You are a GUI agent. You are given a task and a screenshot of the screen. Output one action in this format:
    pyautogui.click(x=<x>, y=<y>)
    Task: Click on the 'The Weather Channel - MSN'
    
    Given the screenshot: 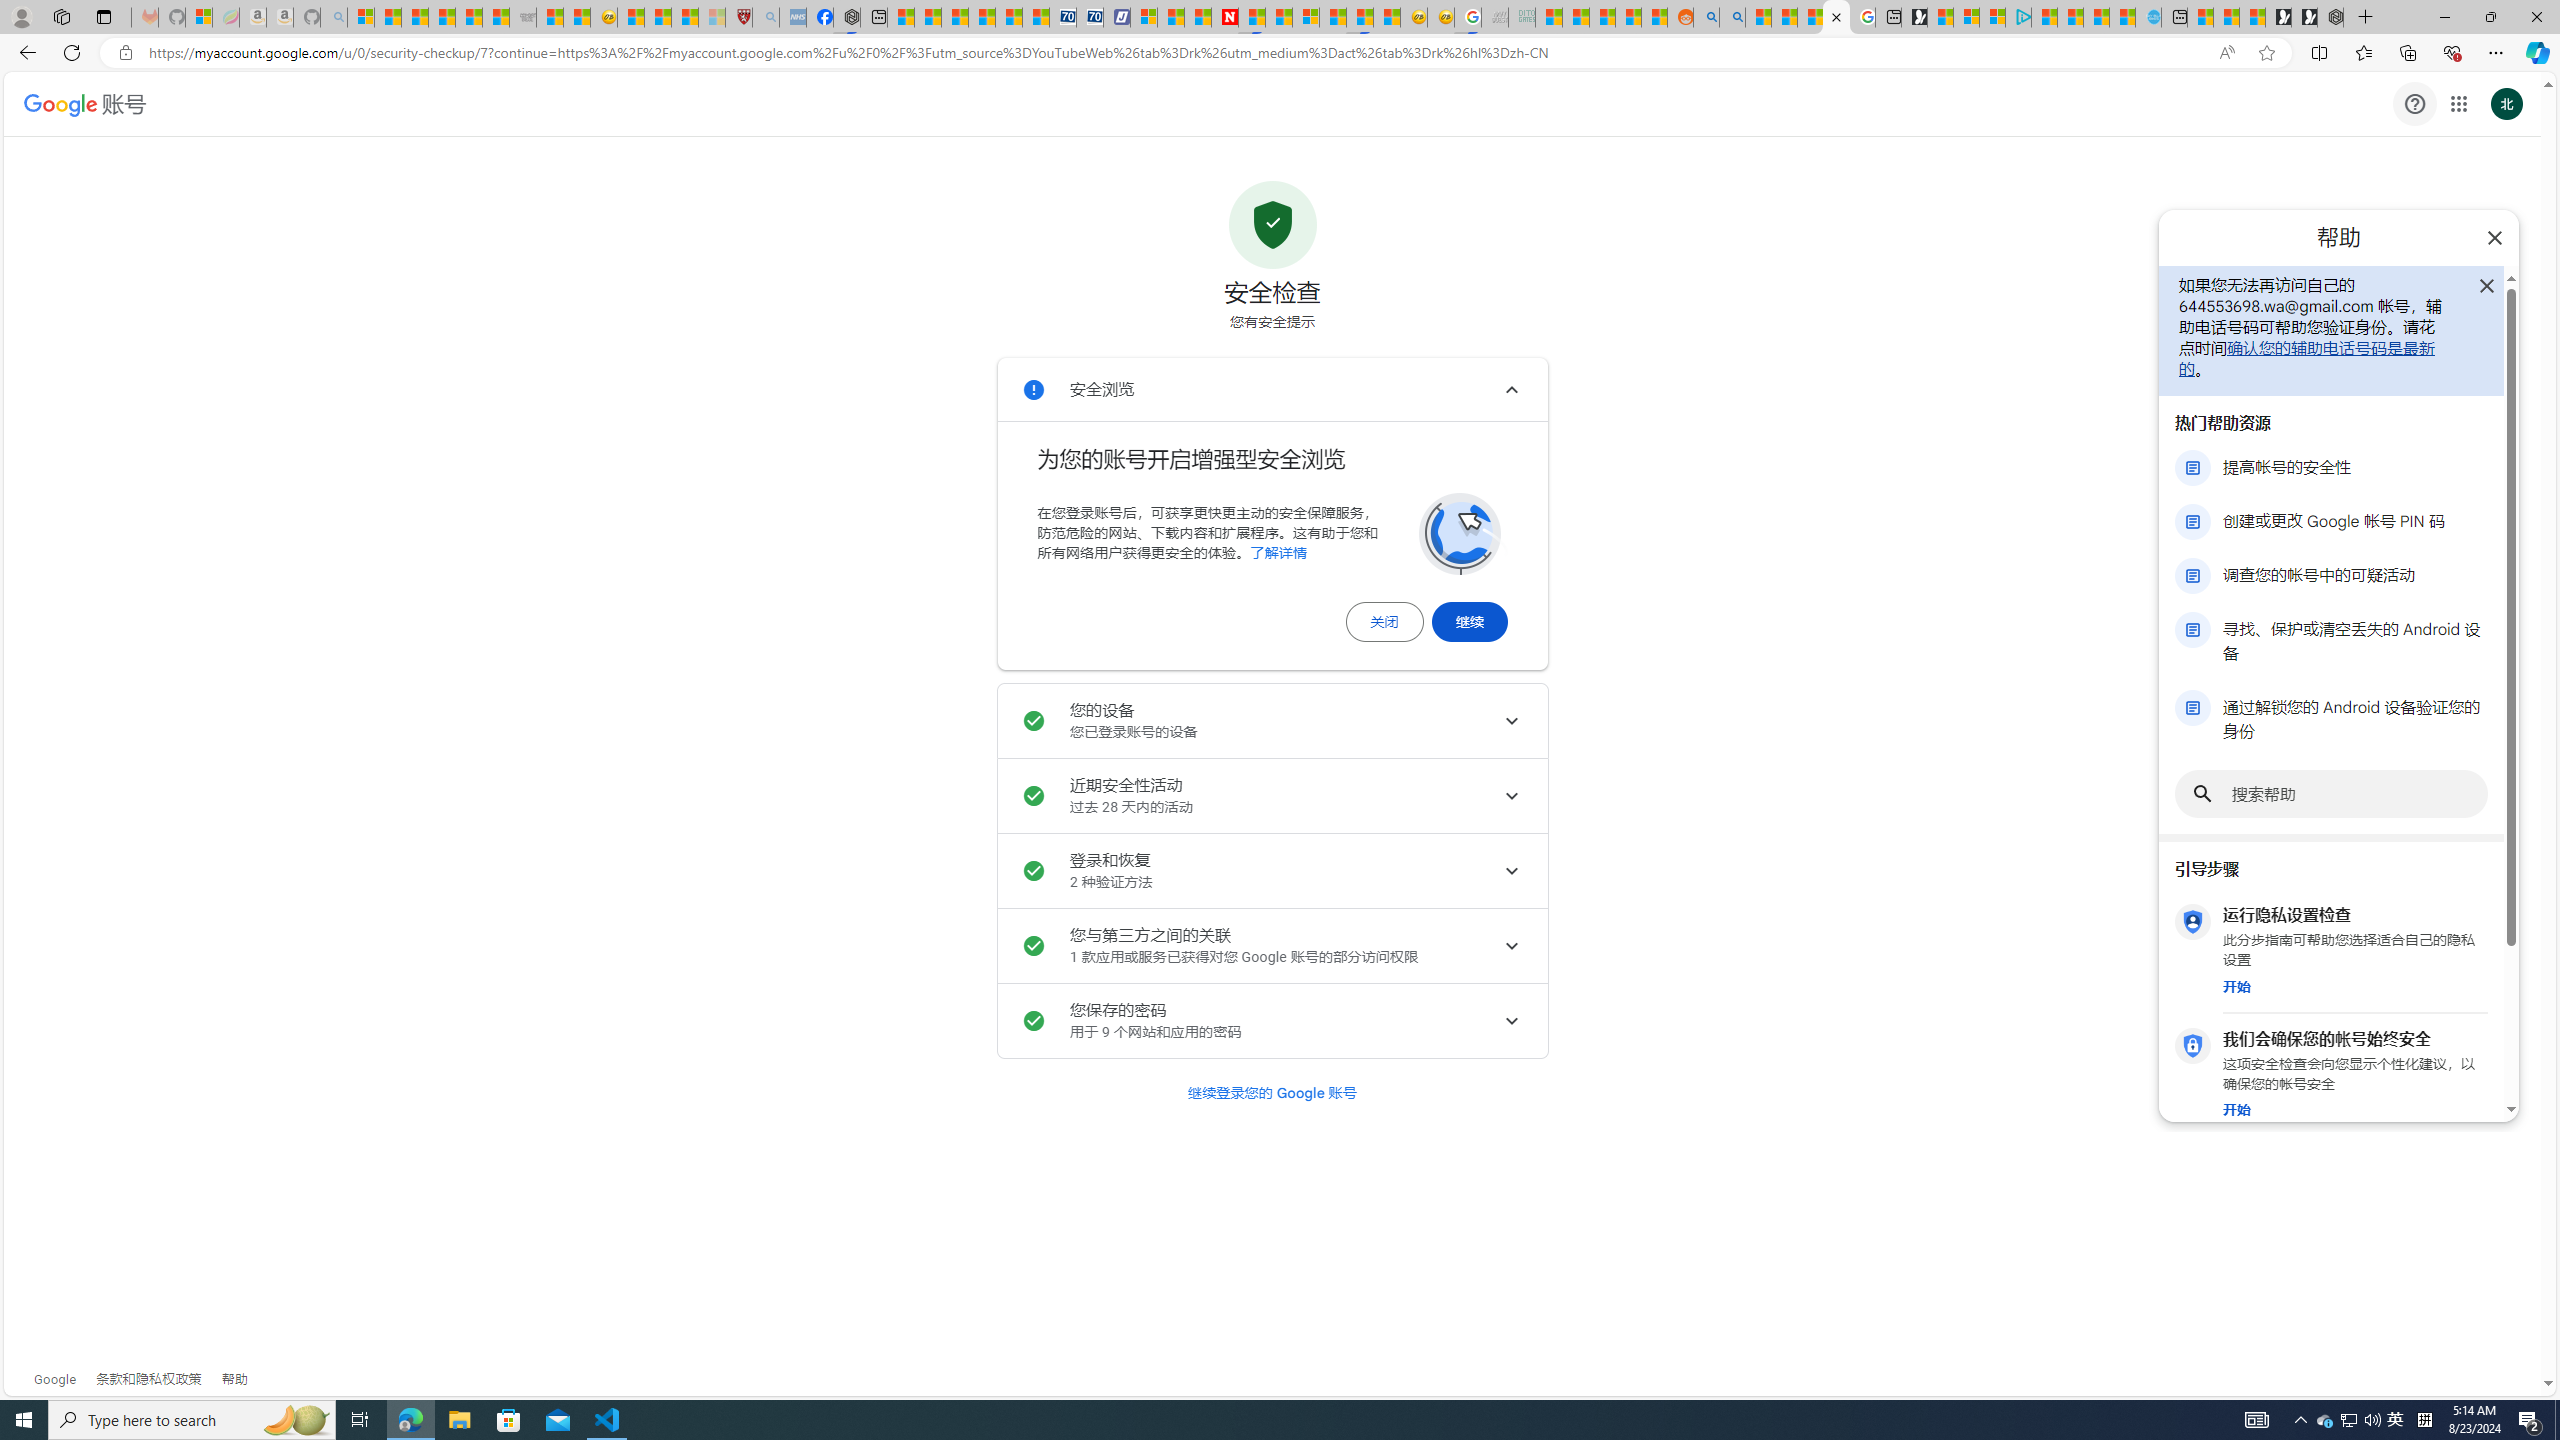 What is the action you would take?
    pyautogui.click(x=415, y=16)
    